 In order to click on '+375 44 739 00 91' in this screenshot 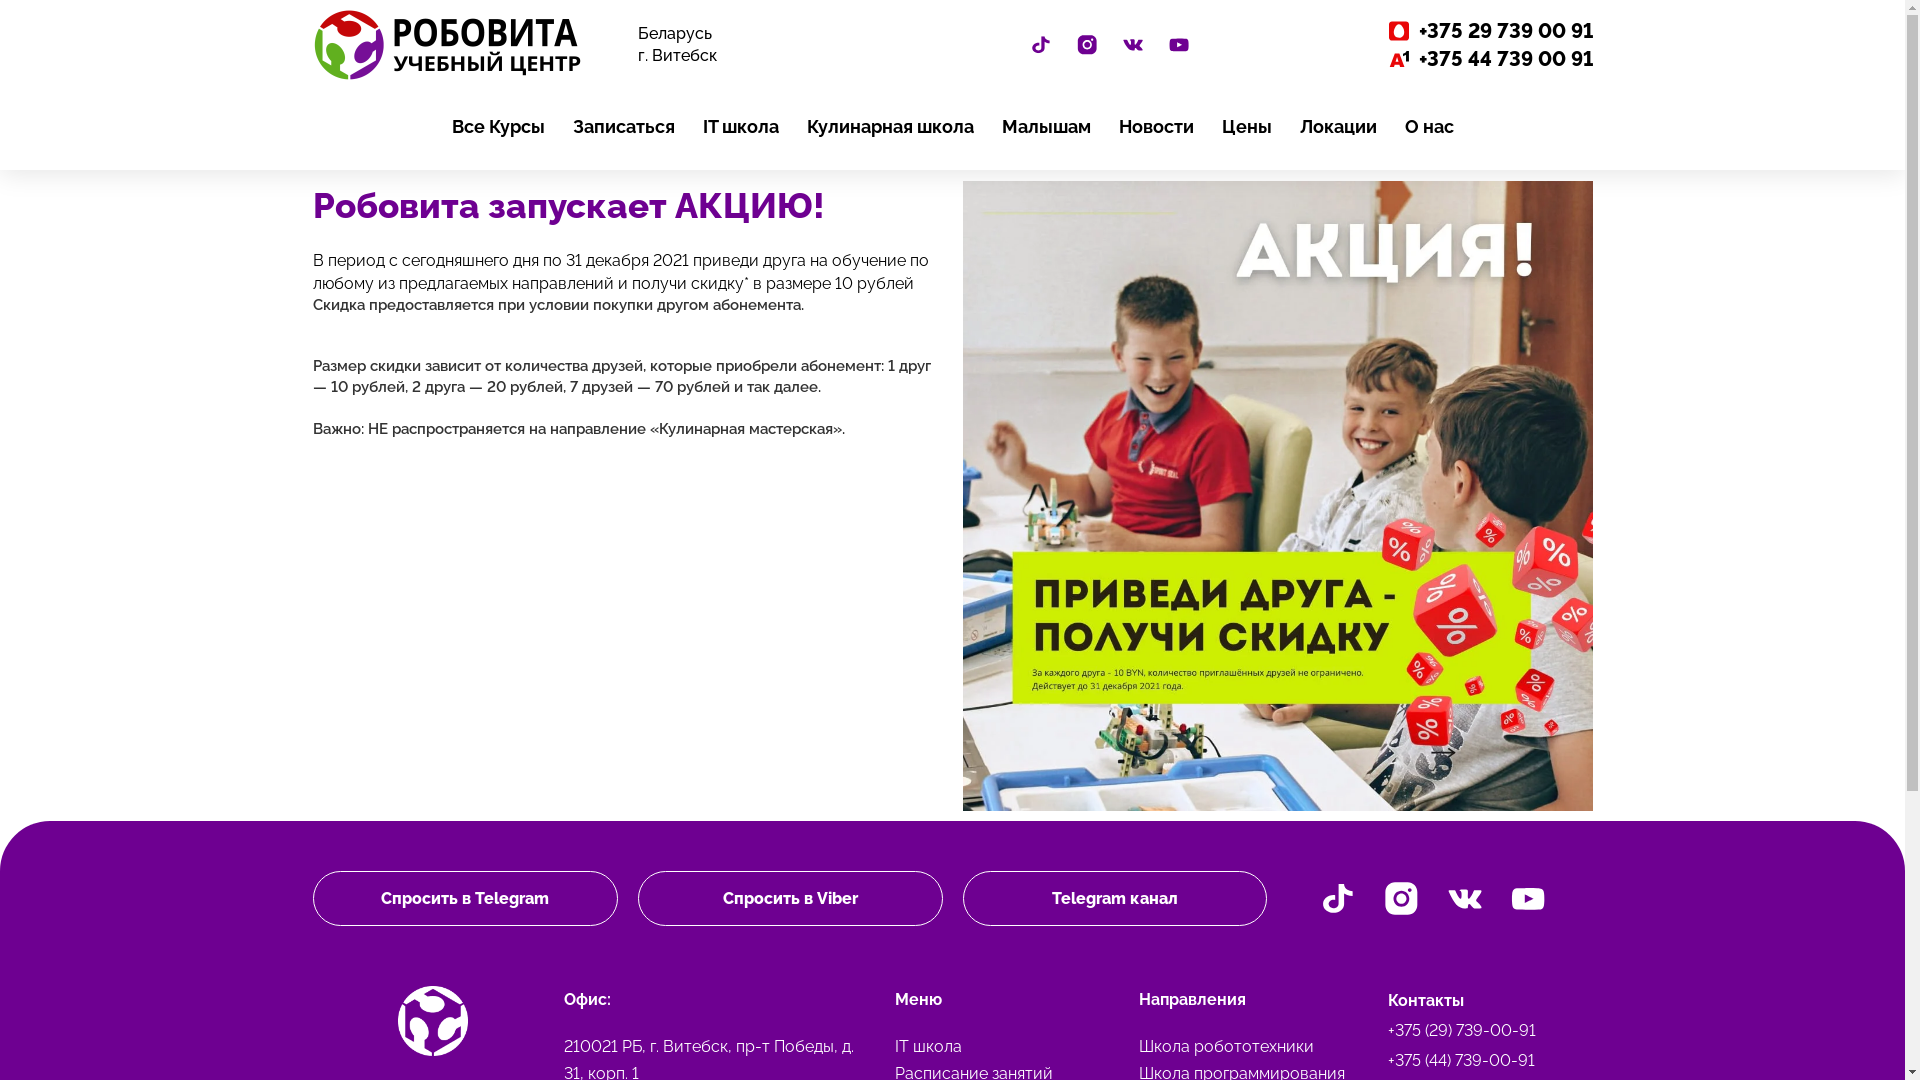, I will do `click(1440, 57)`.